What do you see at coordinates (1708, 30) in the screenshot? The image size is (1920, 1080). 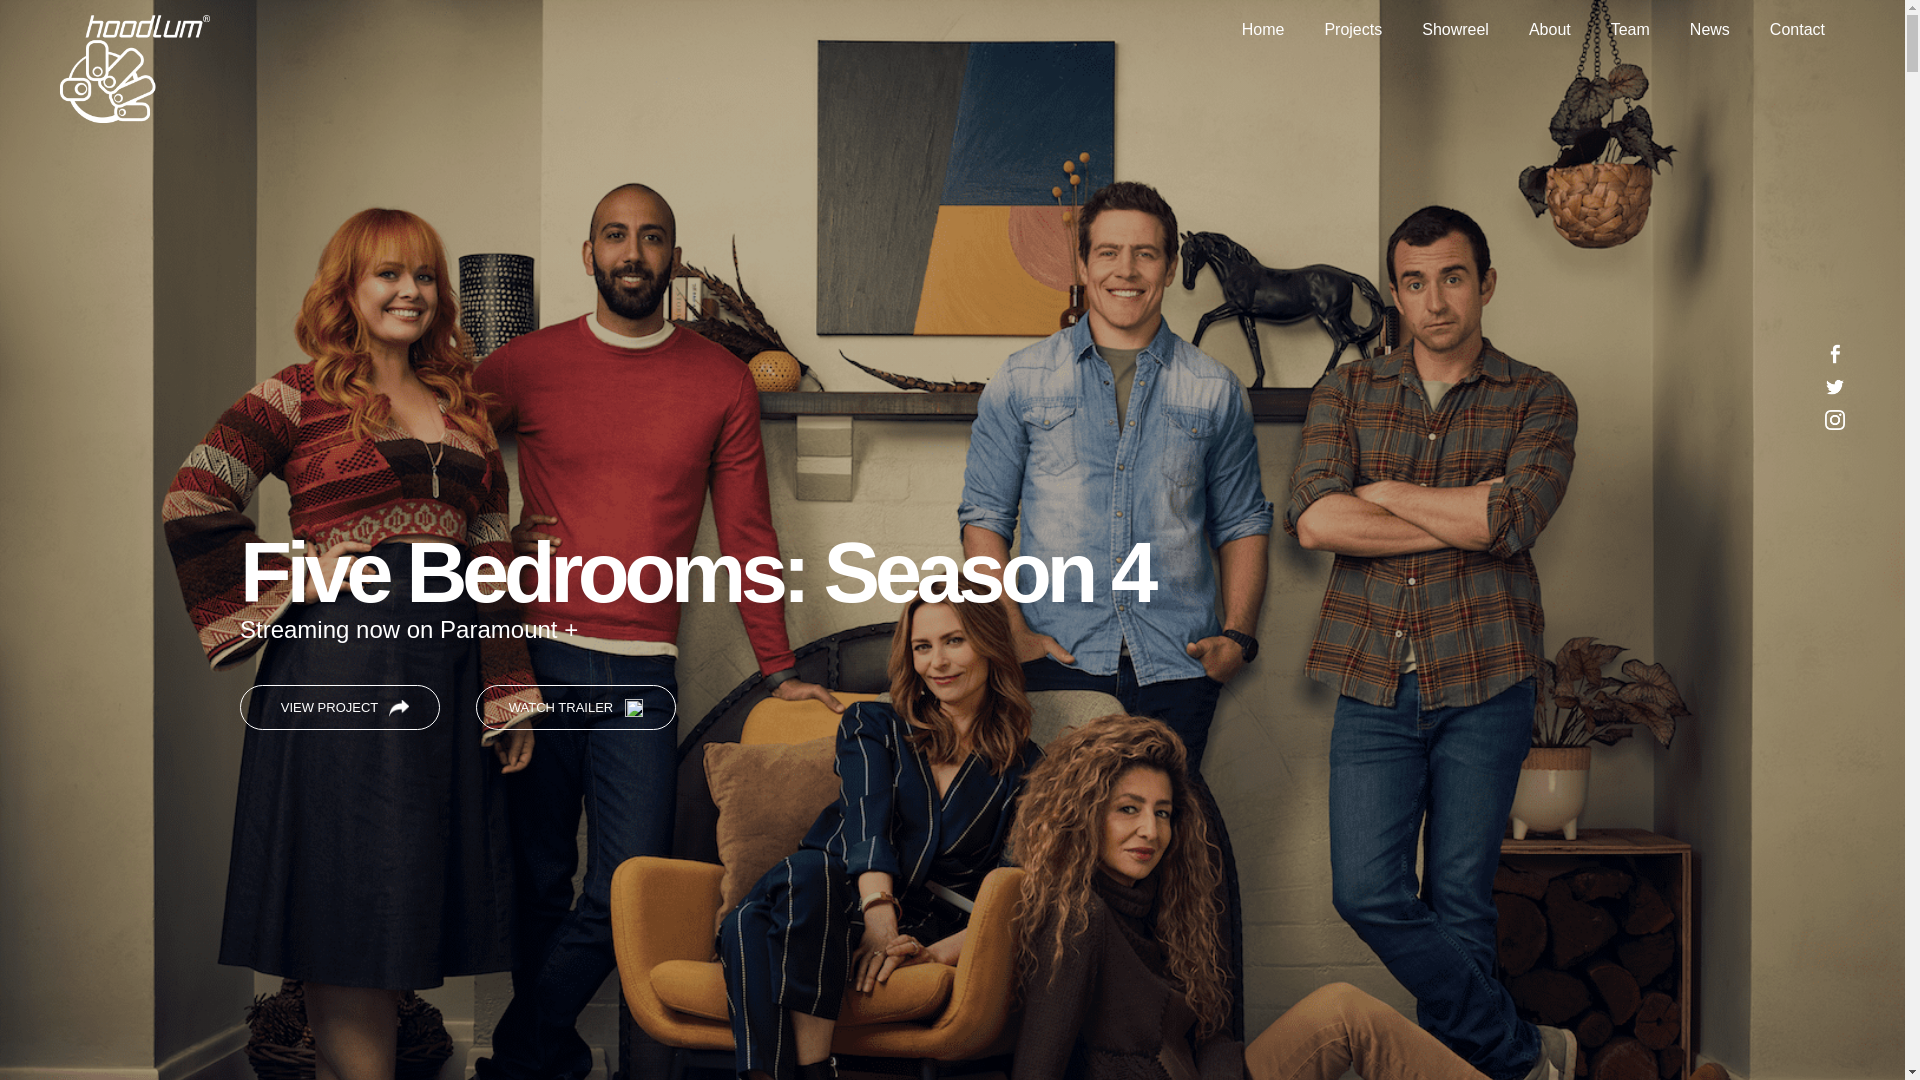 I see `'News'` at bounding box center [1708, 30].